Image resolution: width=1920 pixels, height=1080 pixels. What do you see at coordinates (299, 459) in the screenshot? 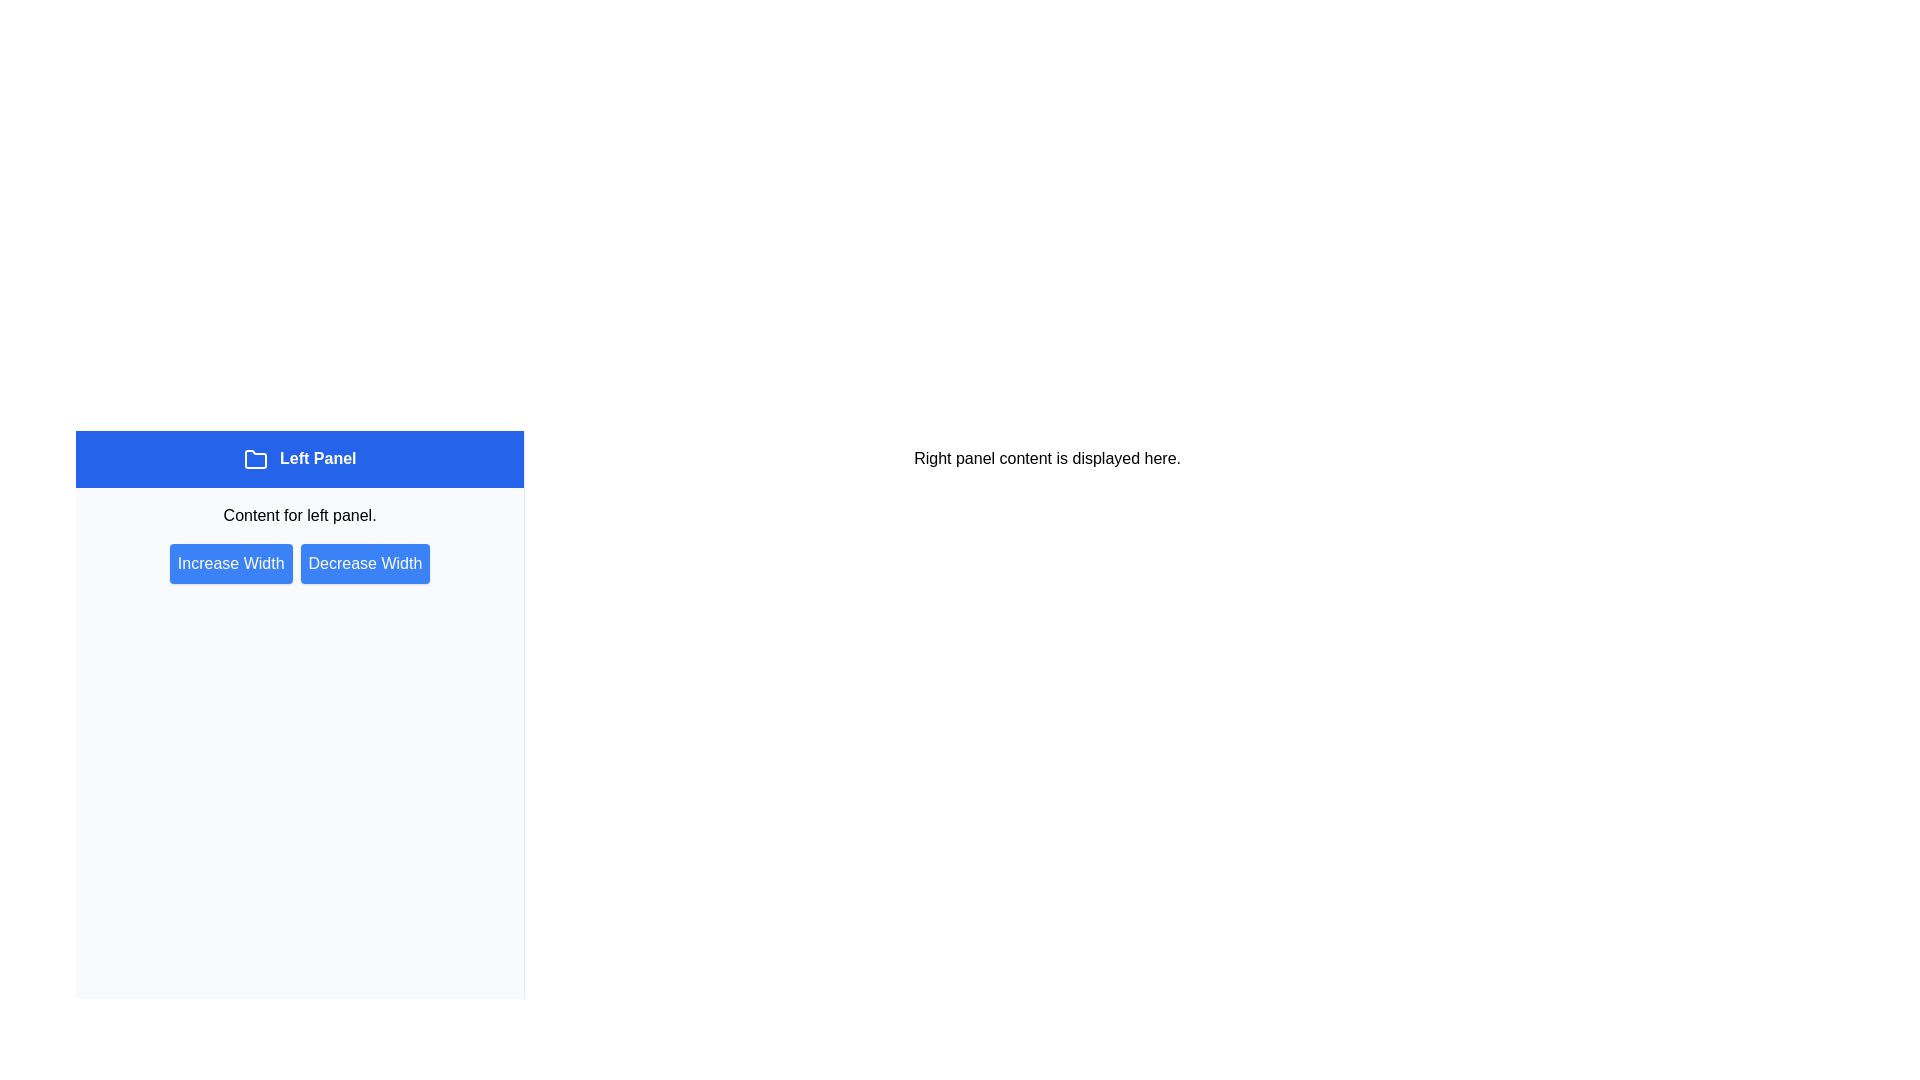
I see `the Header bar that is filled with a vivid blue color and contains the white text 'Left Panel', located at the top of the interface with a folder icon to the left` at bounding box center [299, 459].